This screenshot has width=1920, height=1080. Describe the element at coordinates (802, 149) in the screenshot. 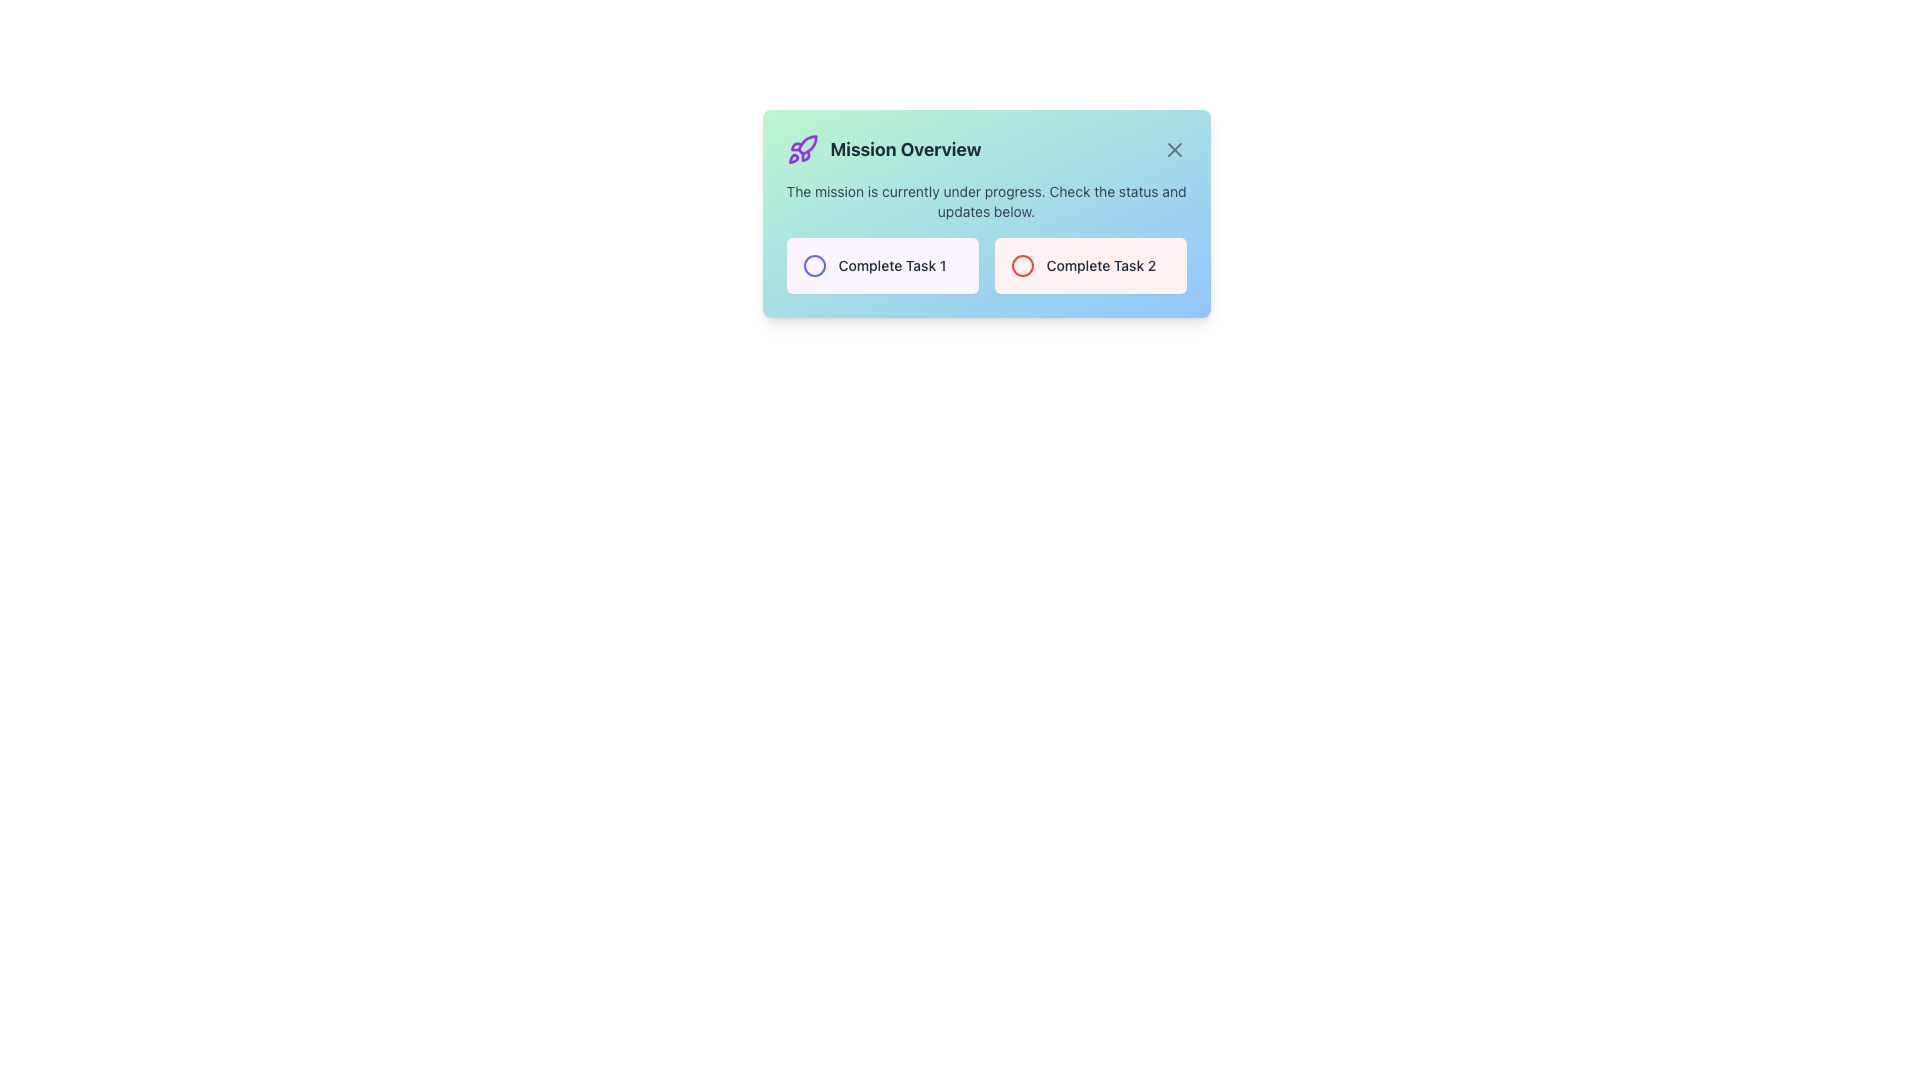

I see `the decorative 'Mission' icon located in the top-left corner of the card, next to the bold text 'Mission Overview'` at that location.